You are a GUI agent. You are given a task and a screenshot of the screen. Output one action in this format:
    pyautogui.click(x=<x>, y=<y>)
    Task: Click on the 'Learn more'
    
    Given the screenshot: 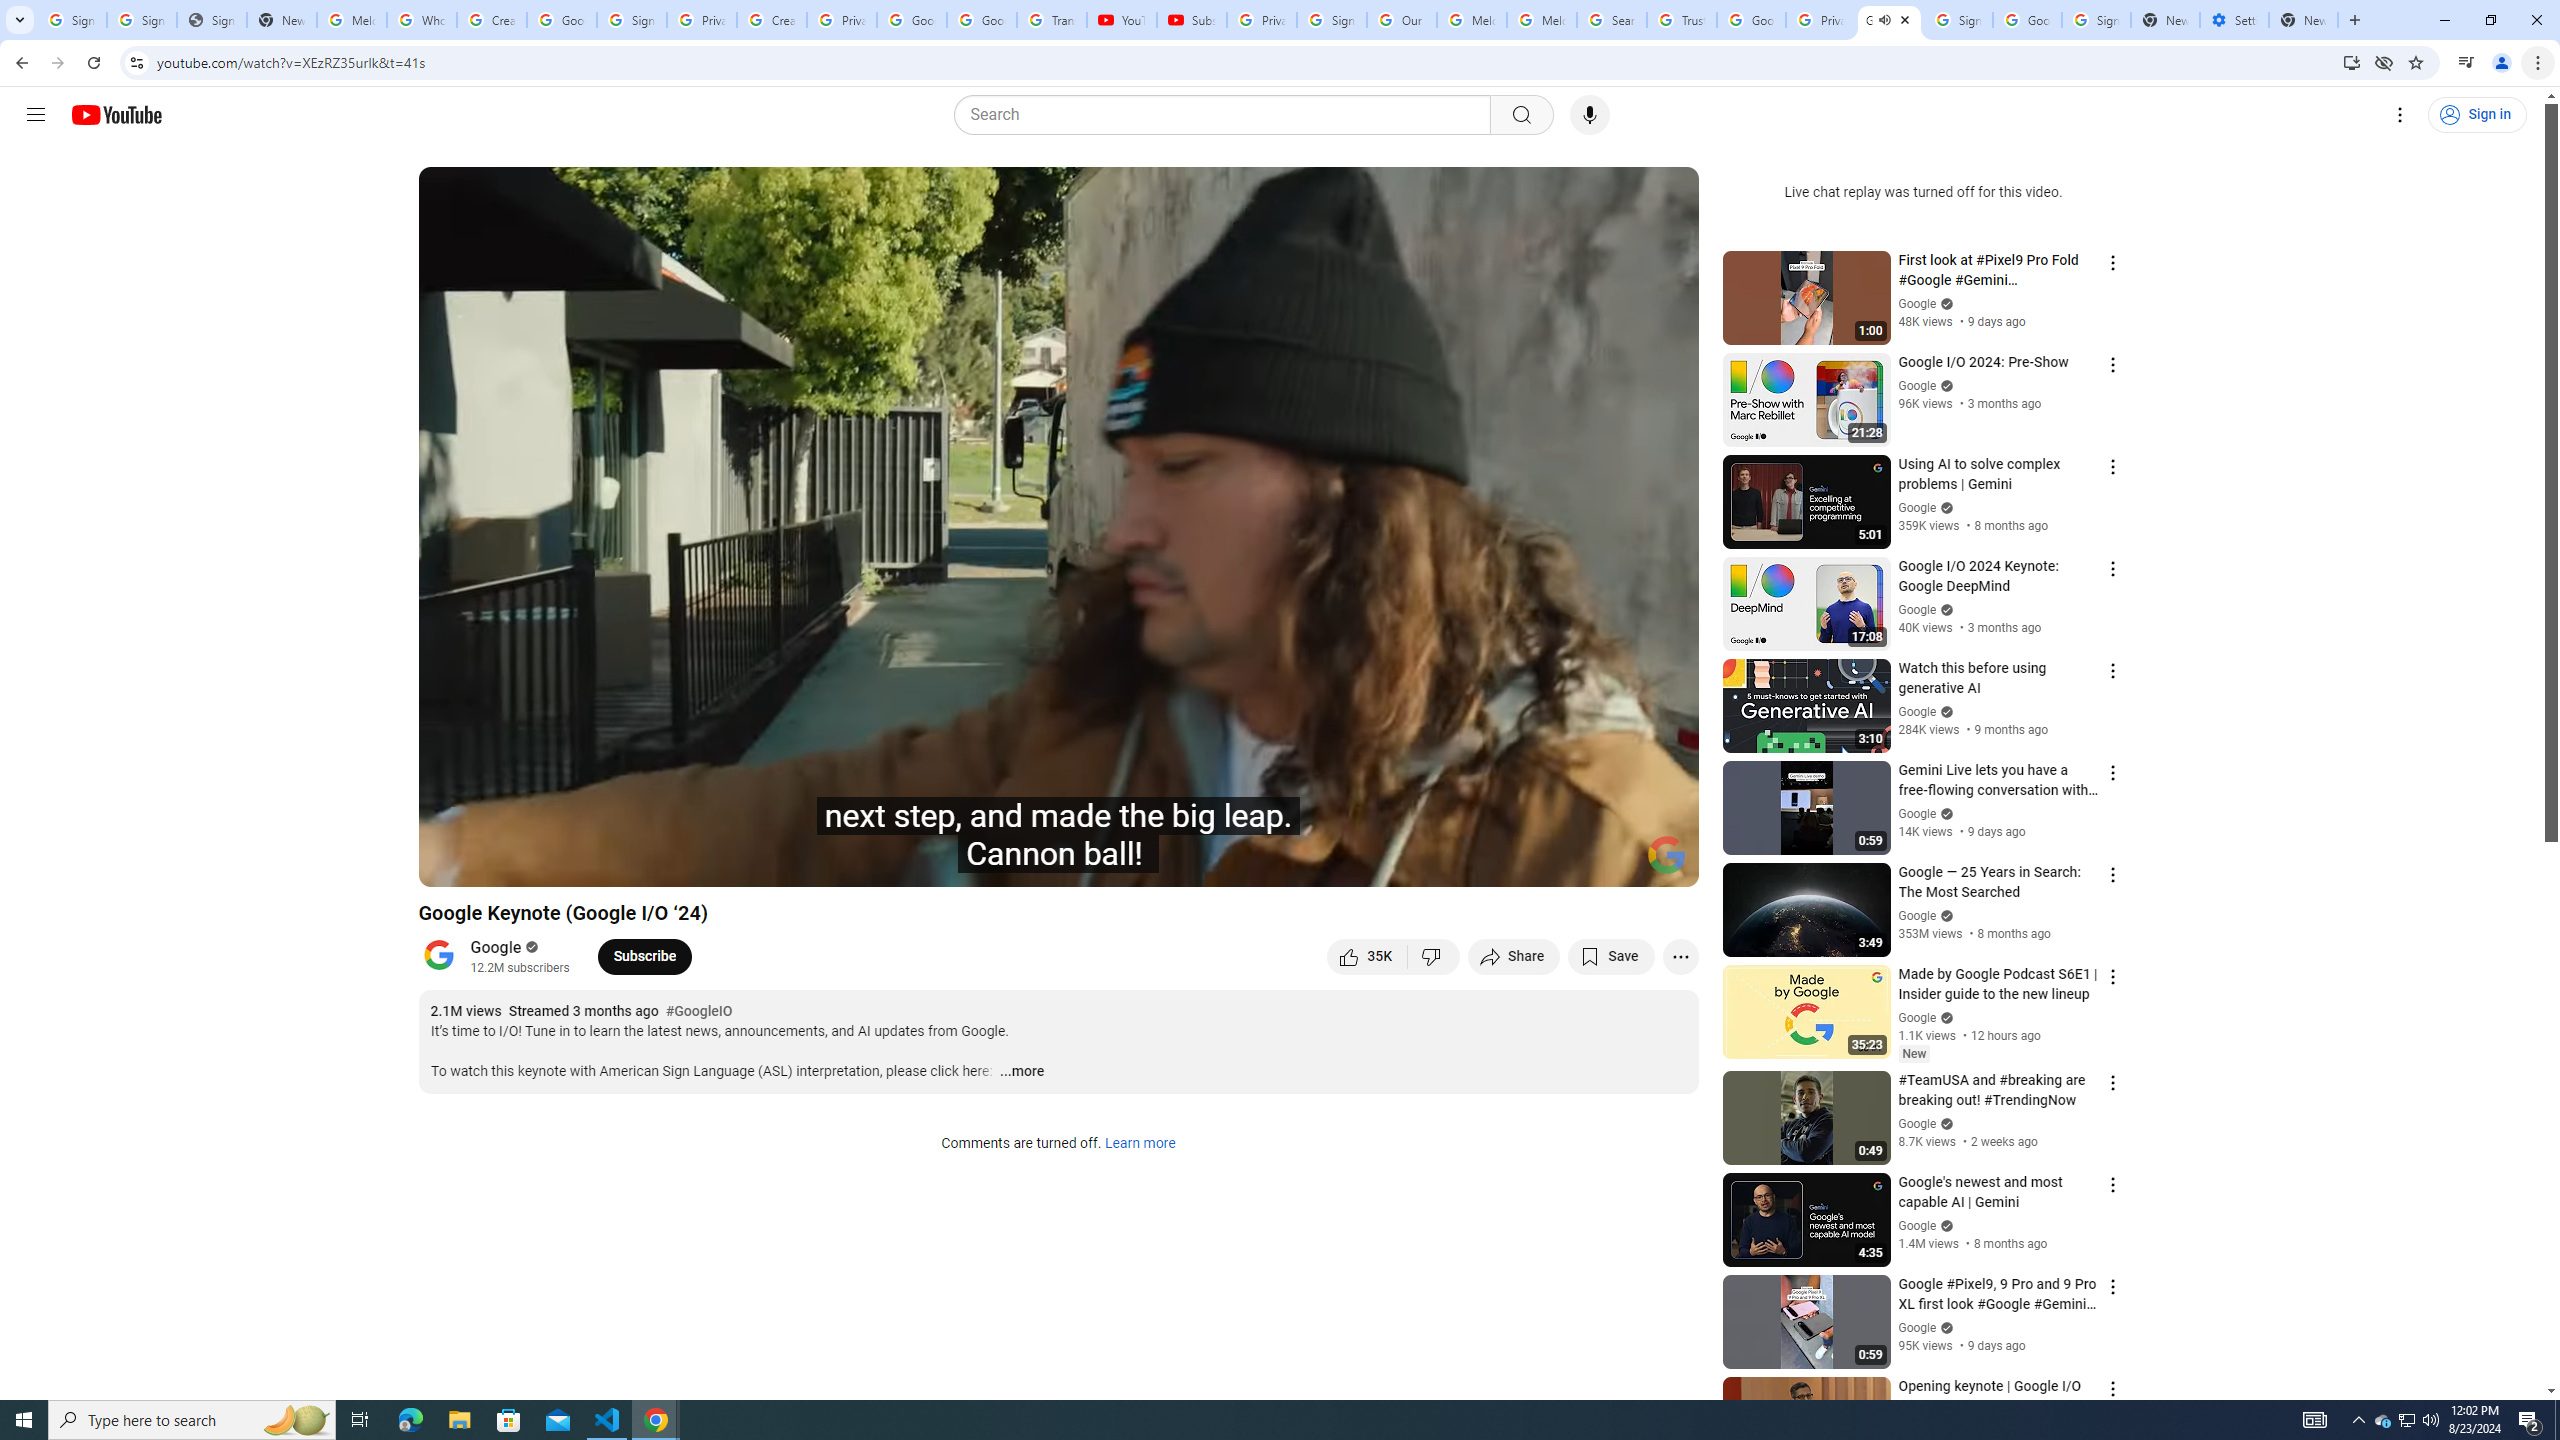 What is the action you would take?
    pyautogui.click(x=1138, y=1144)
    